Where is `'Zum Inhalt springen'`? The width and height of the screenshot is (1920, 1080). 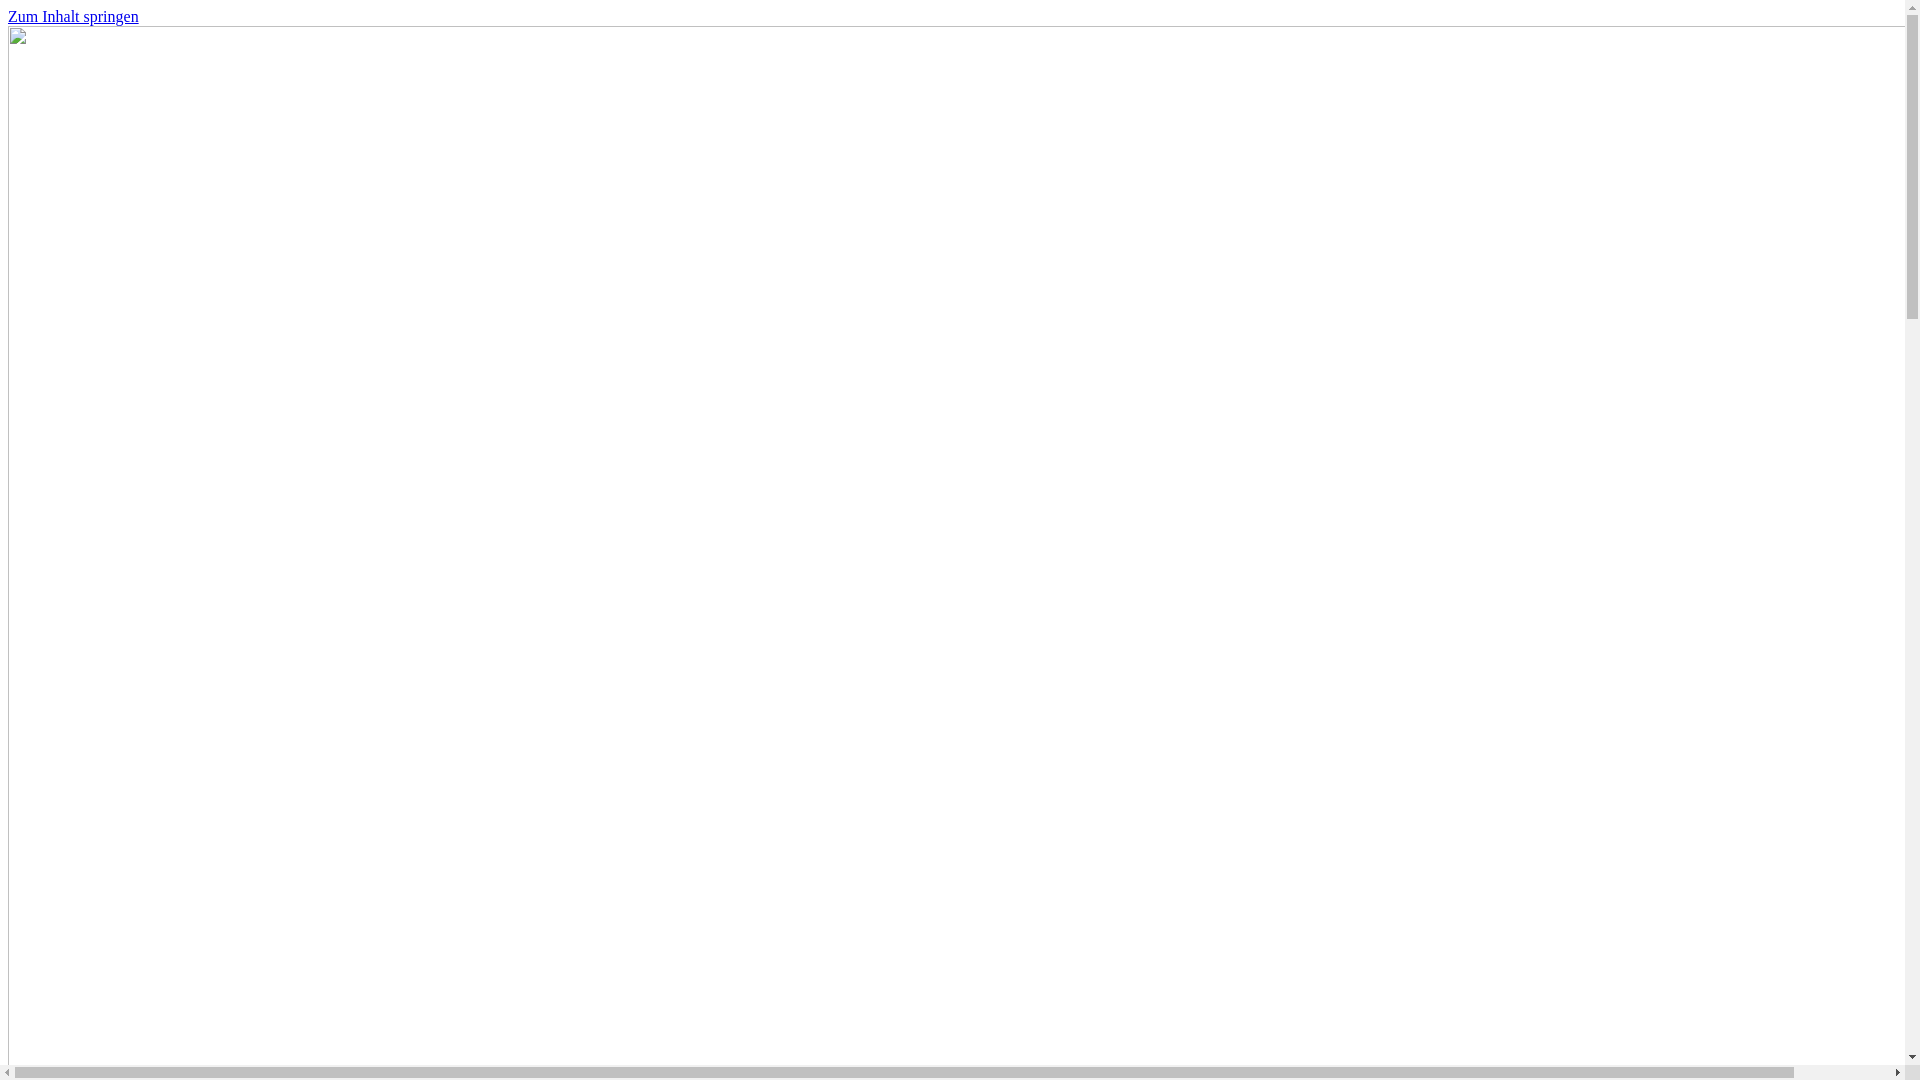 'Zum Inhalt springen' is located at coordinates (73, 16).